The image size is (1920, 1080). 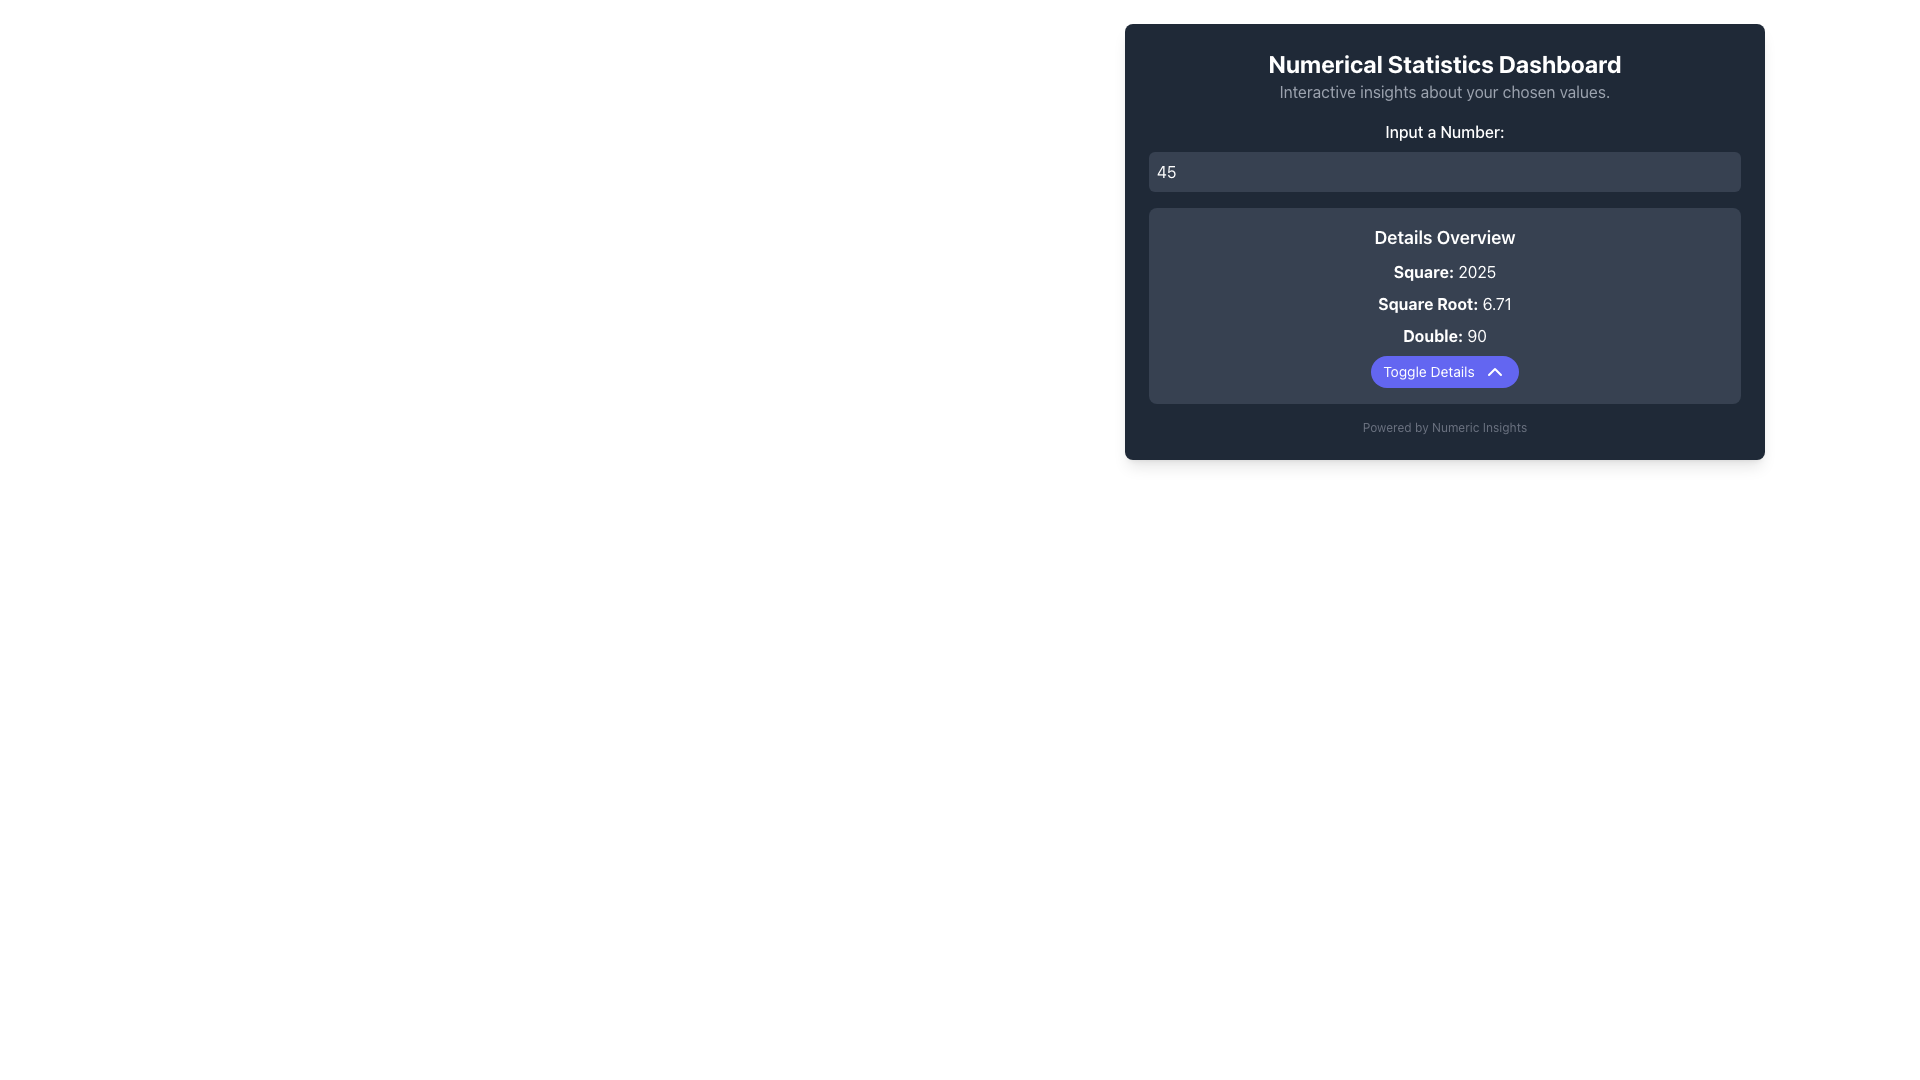 What do you see at coordinates (1444, 92) in the screenshot?
I see `the text label located immediately below the bold title 'Numerical Statistics Dashboard' in the header section of the dashboard, which provides supplementary information about its functionality` at bounding box center [1444, 92].